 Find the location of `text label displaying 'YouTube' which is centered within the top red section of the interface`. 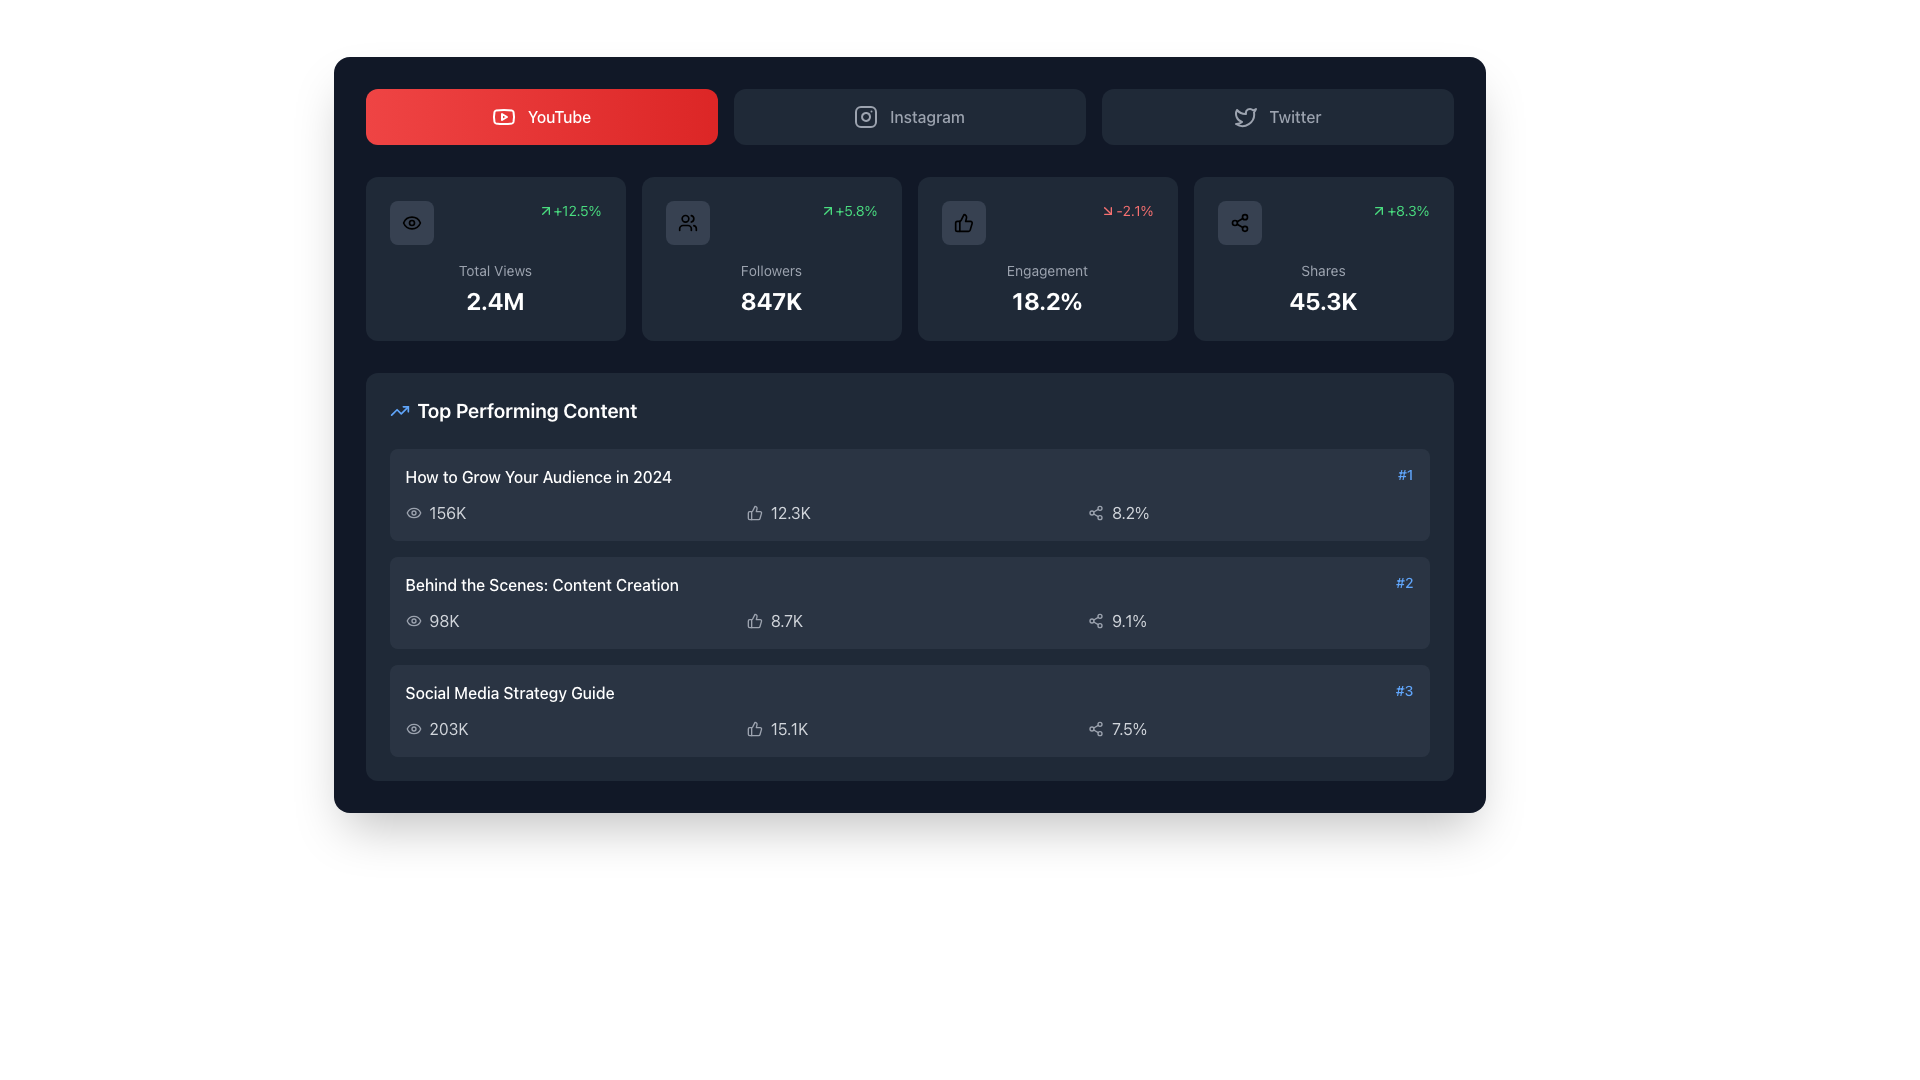

text label displaying 'YouTube' which is centered within the top red section of the interface is located at coordinates (559, 116).